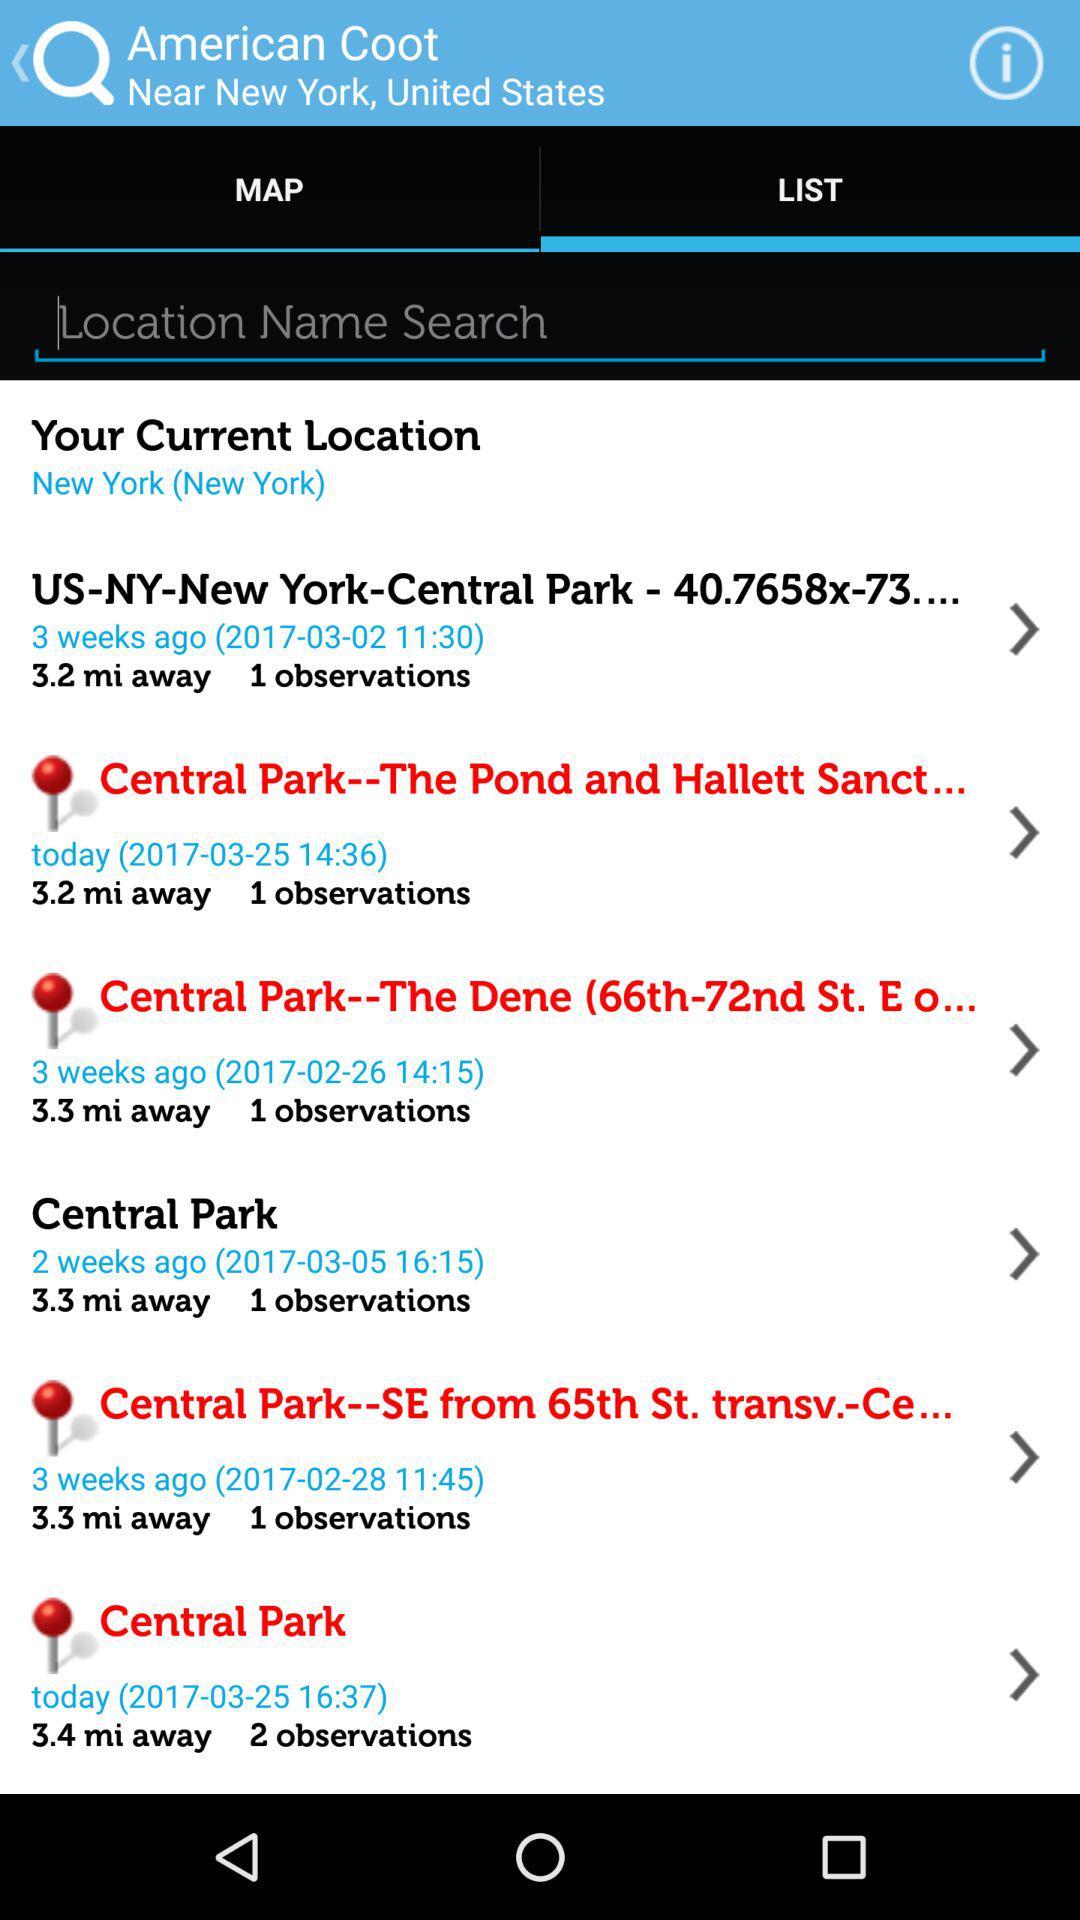  Describe the element at coordinates (1024, 1049) in the screenshot. I see `open article` at that location.